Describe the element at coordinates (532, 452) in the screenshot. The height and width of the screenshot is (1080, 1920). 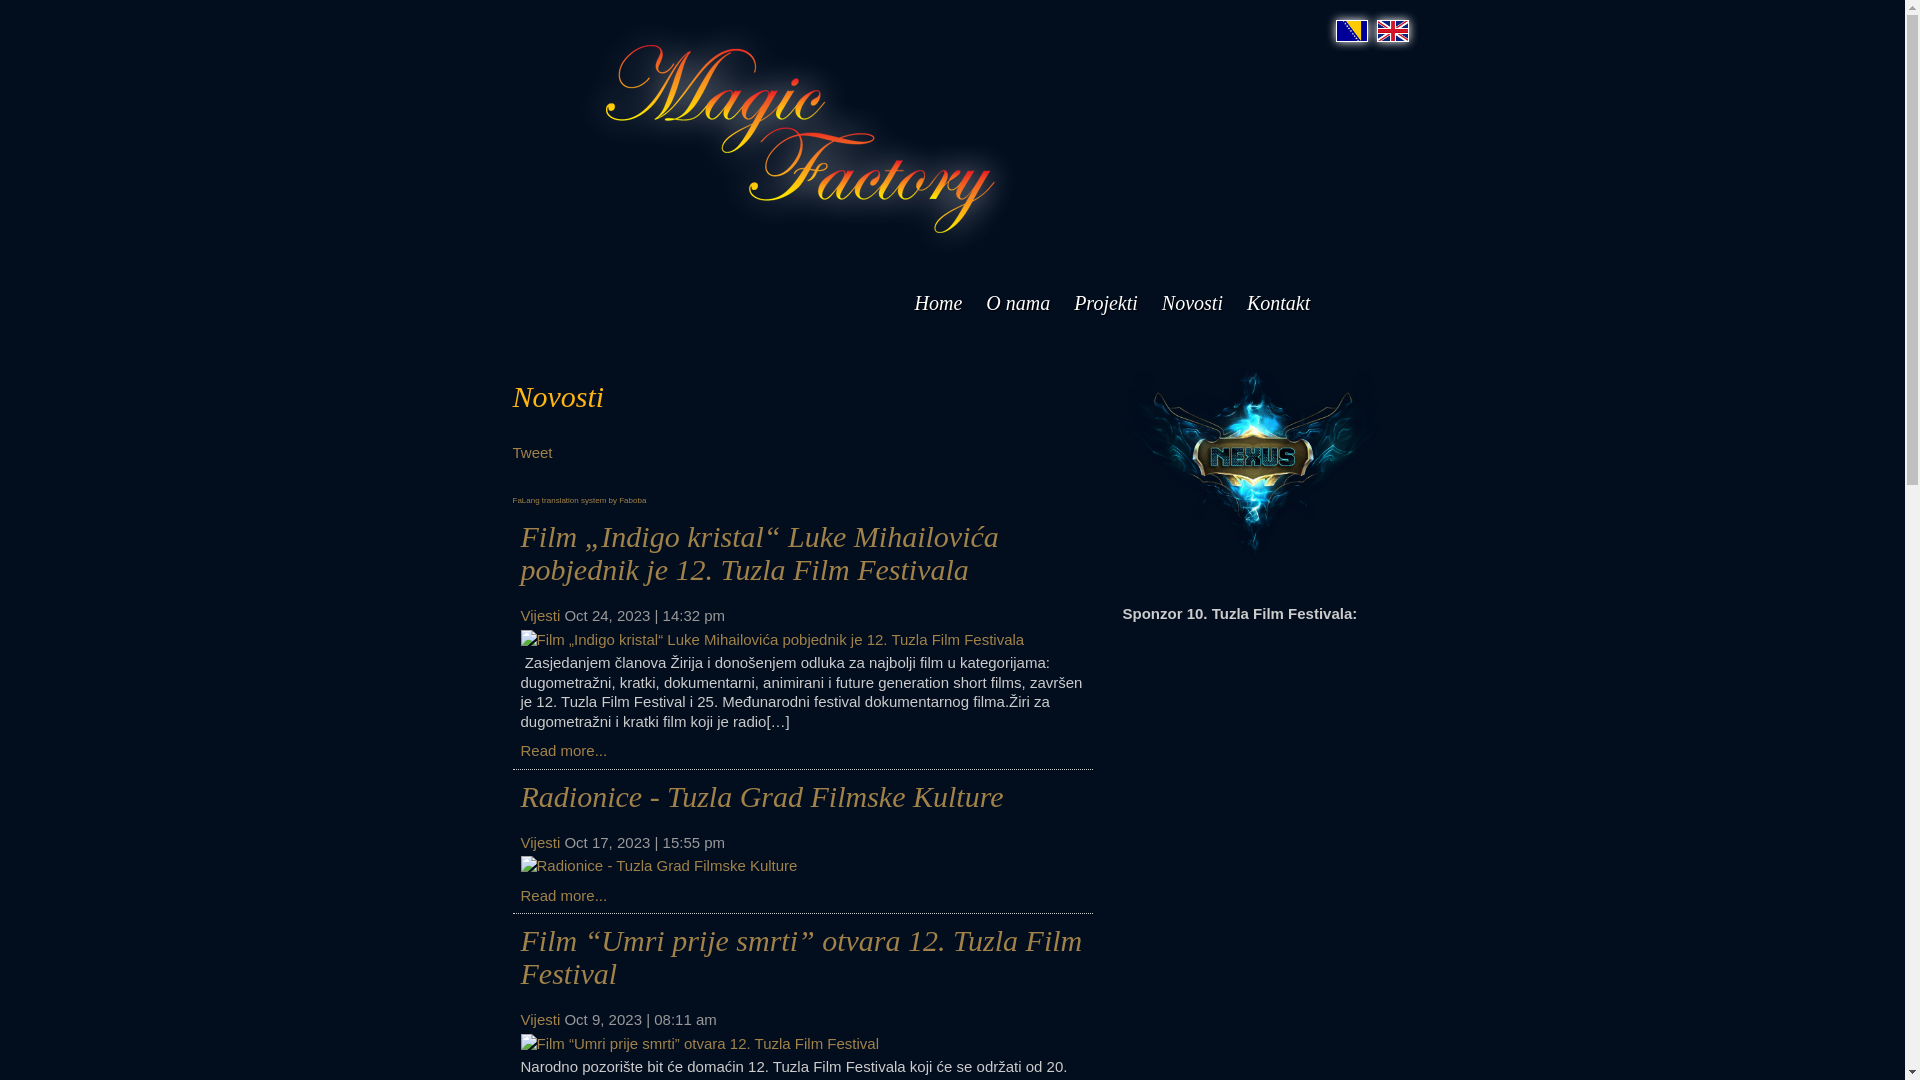
I see `'Tweet'` at that location.